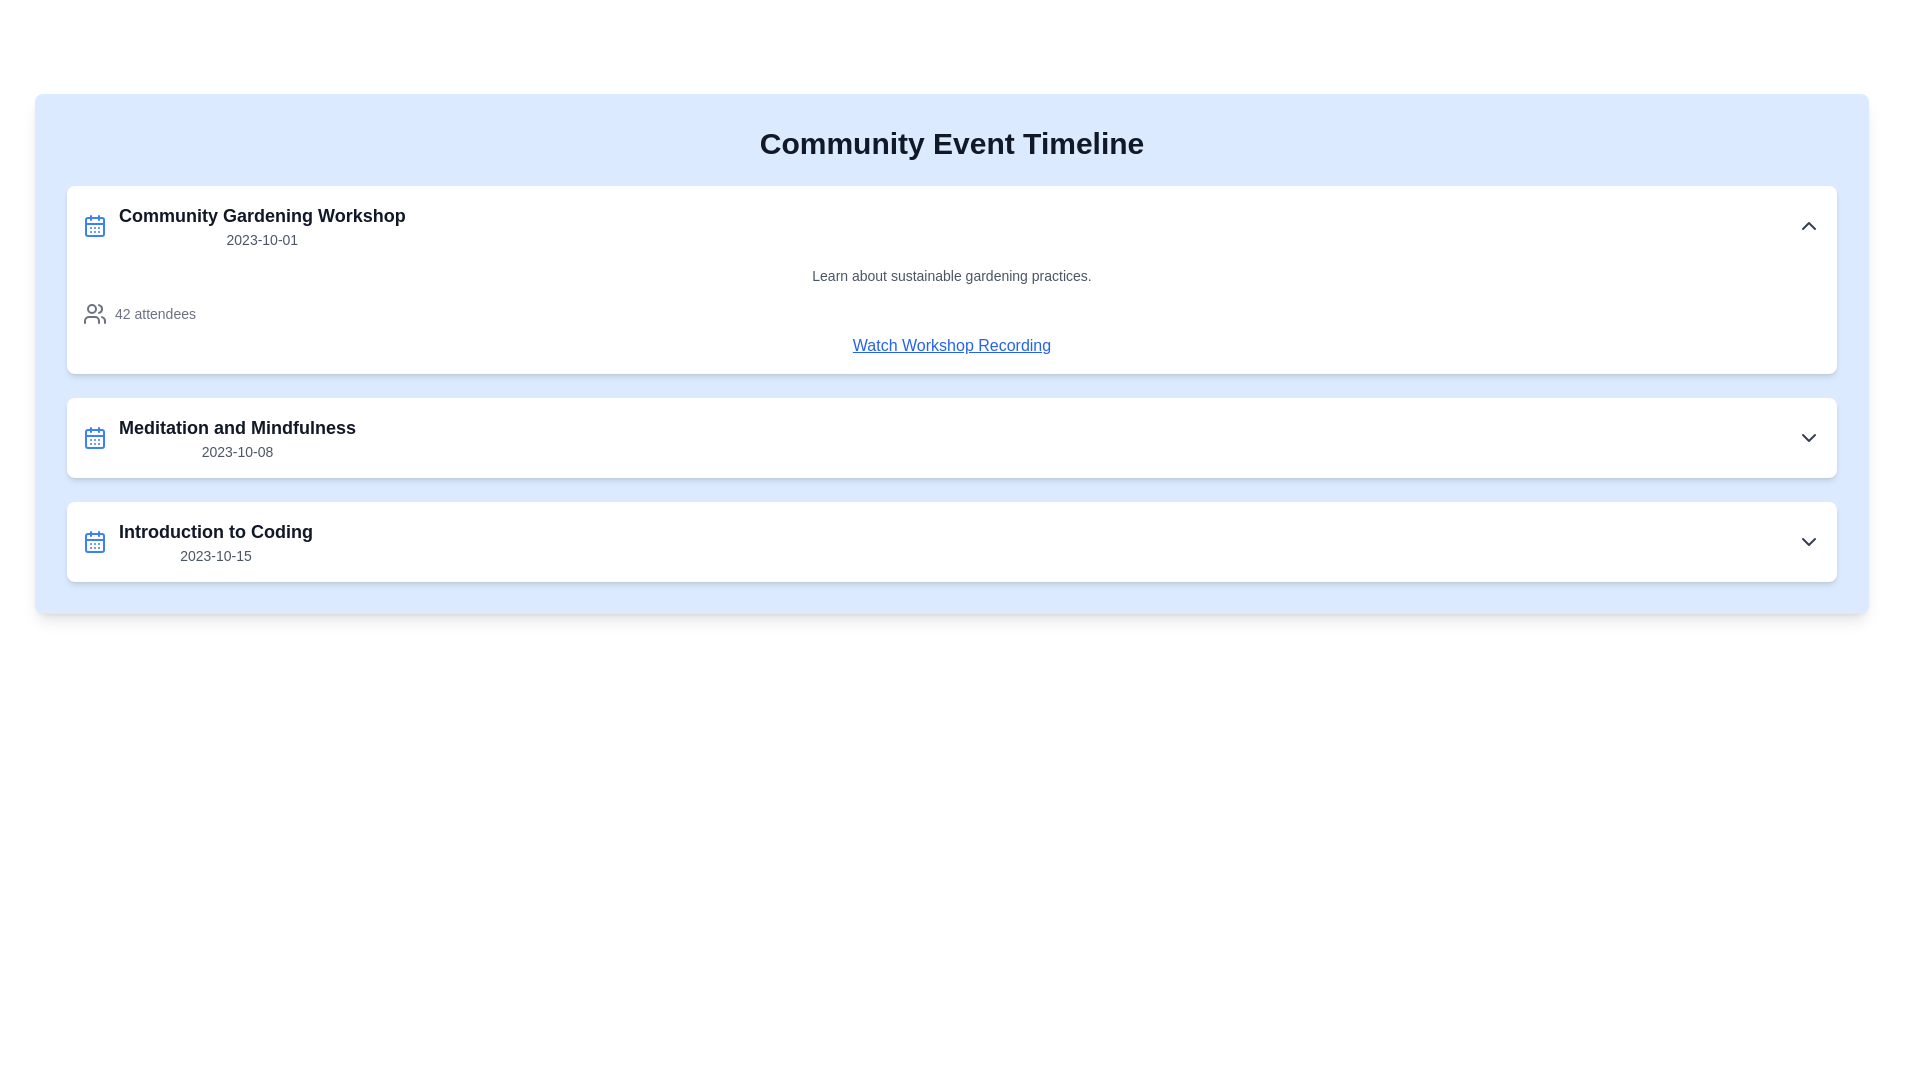 The image size is (1920, 1080). What do you see at coordinates (261, 216) in the screenshot?
I see `the title text of the event located at the upper-left of the event card, above the date '2023-10-01'` at bounding box center [261, 216].